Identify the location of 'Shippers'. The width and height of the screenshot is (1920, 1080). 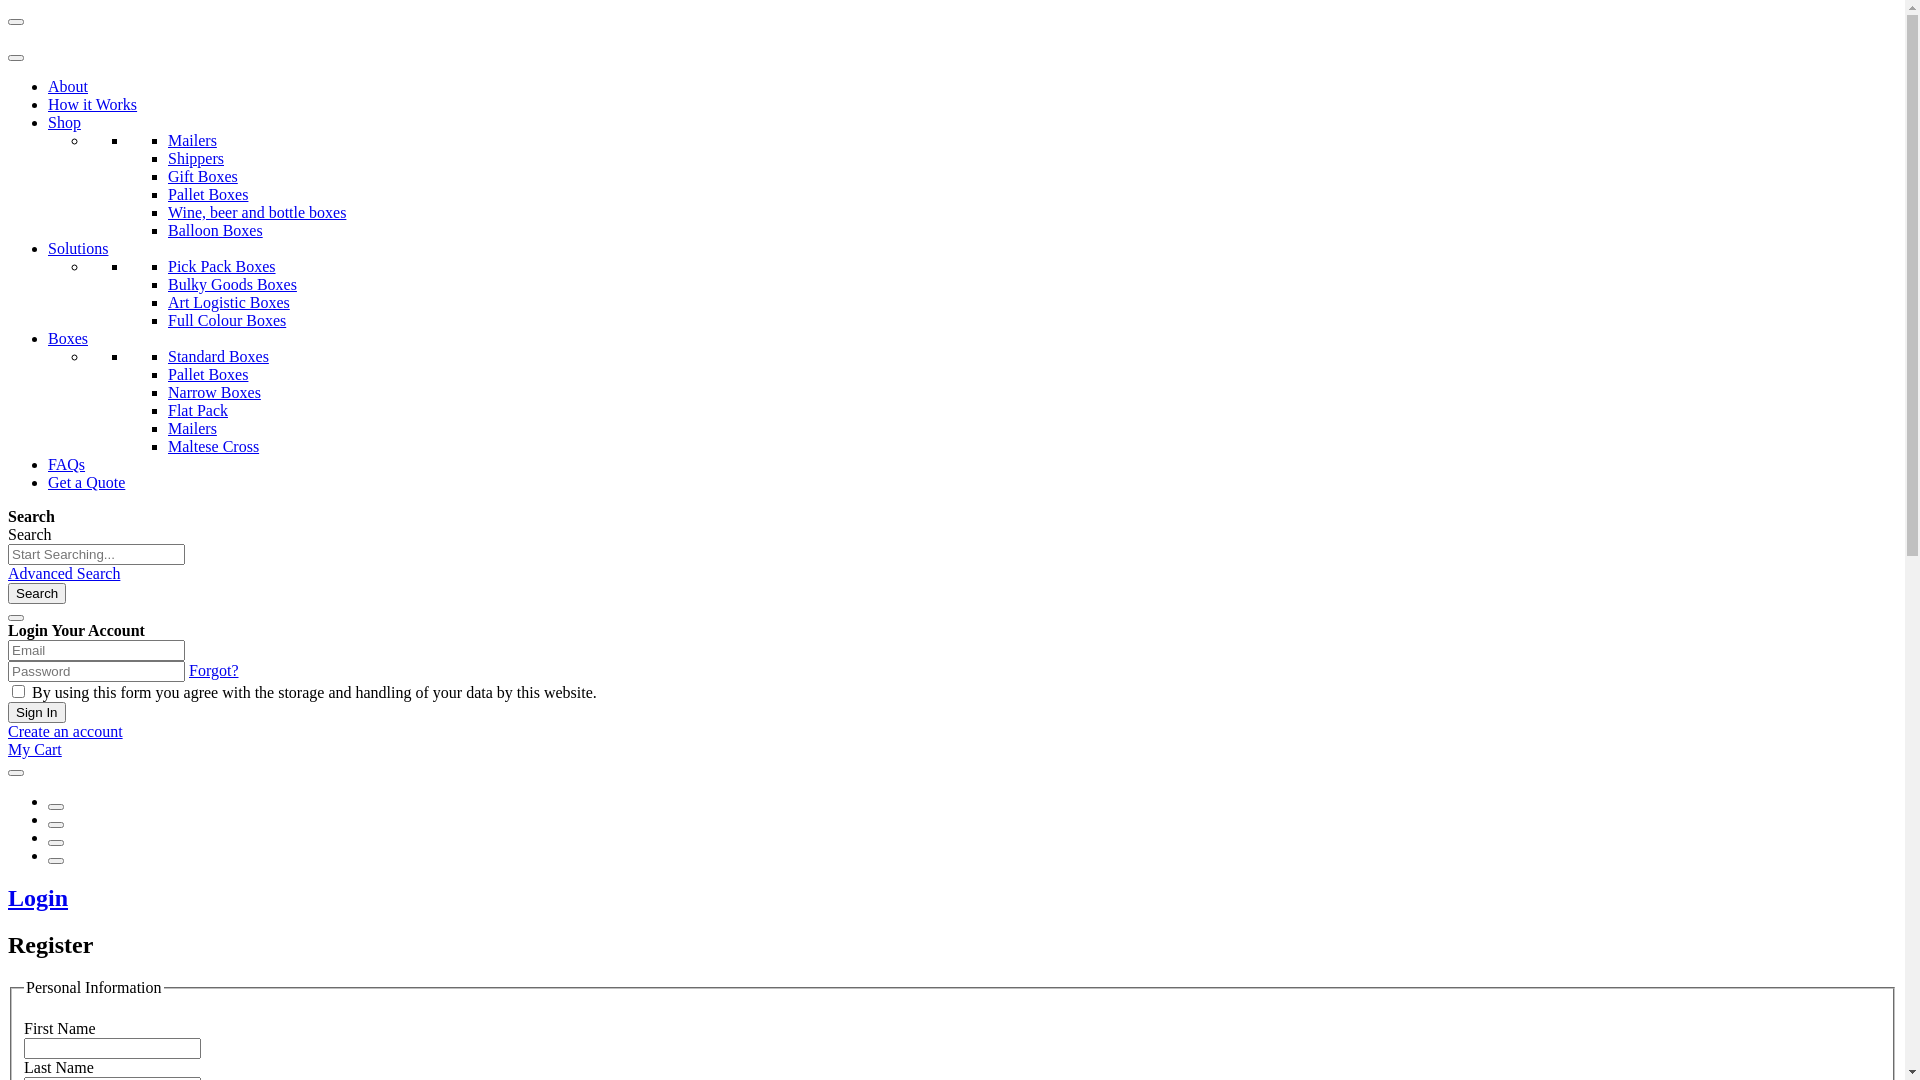
(196, 157).